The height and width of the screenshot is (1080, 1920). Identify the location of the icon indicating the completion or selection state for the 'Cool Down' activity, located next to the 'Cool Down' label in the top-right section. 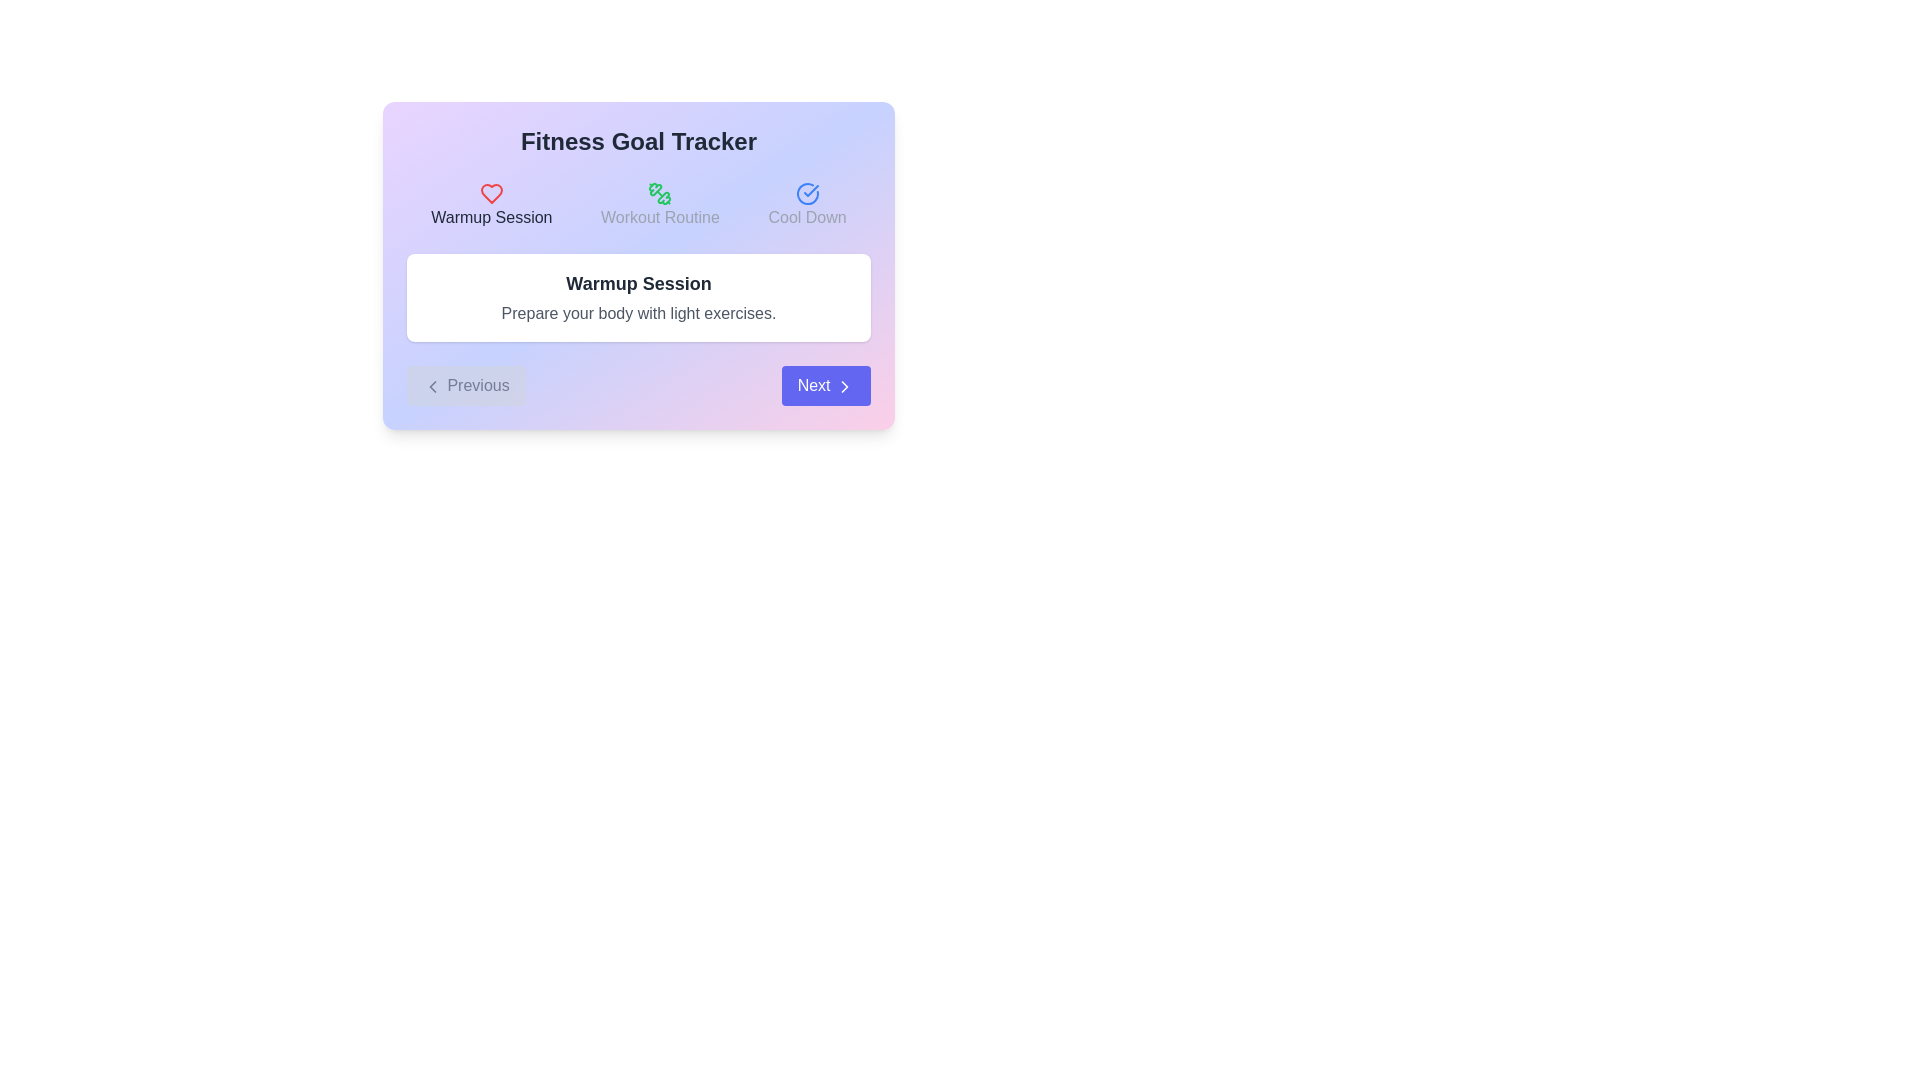
(807, 193).